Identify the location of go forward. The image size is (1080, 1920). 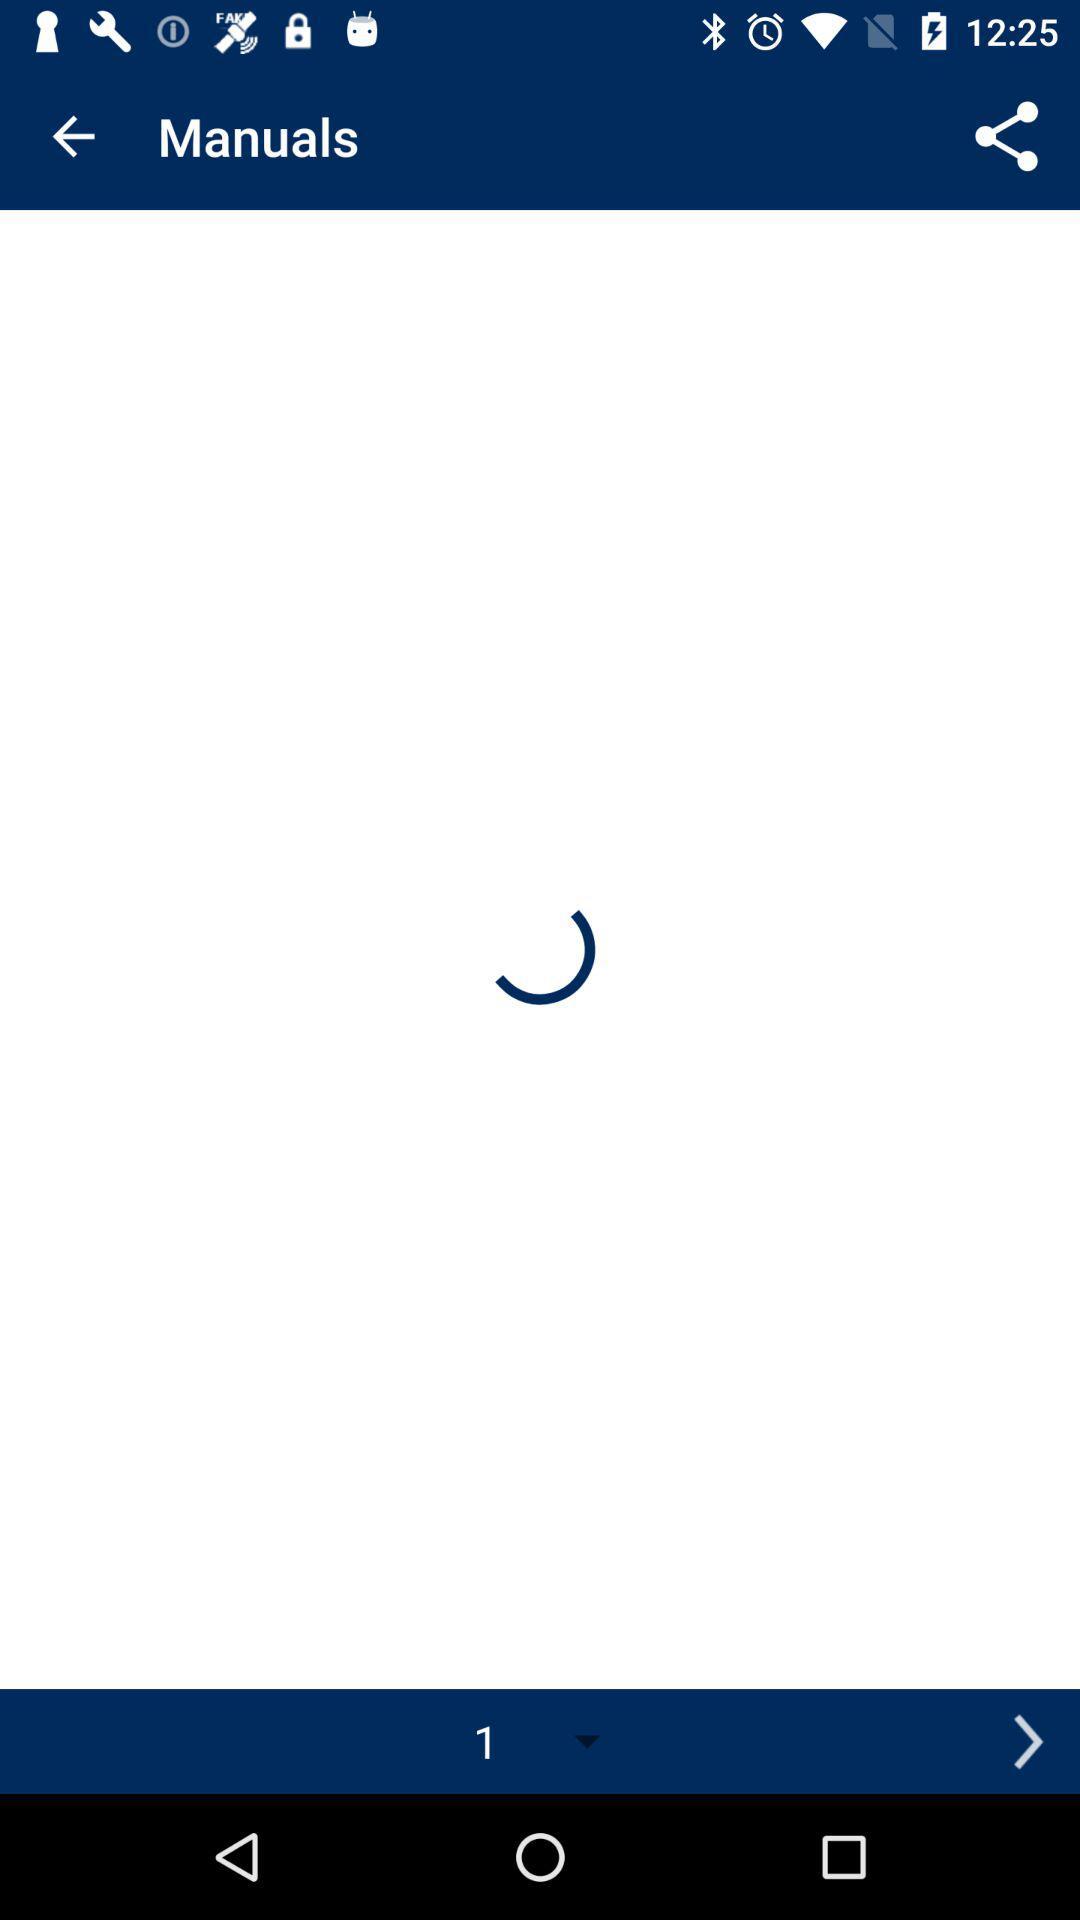
(1027, 1740).